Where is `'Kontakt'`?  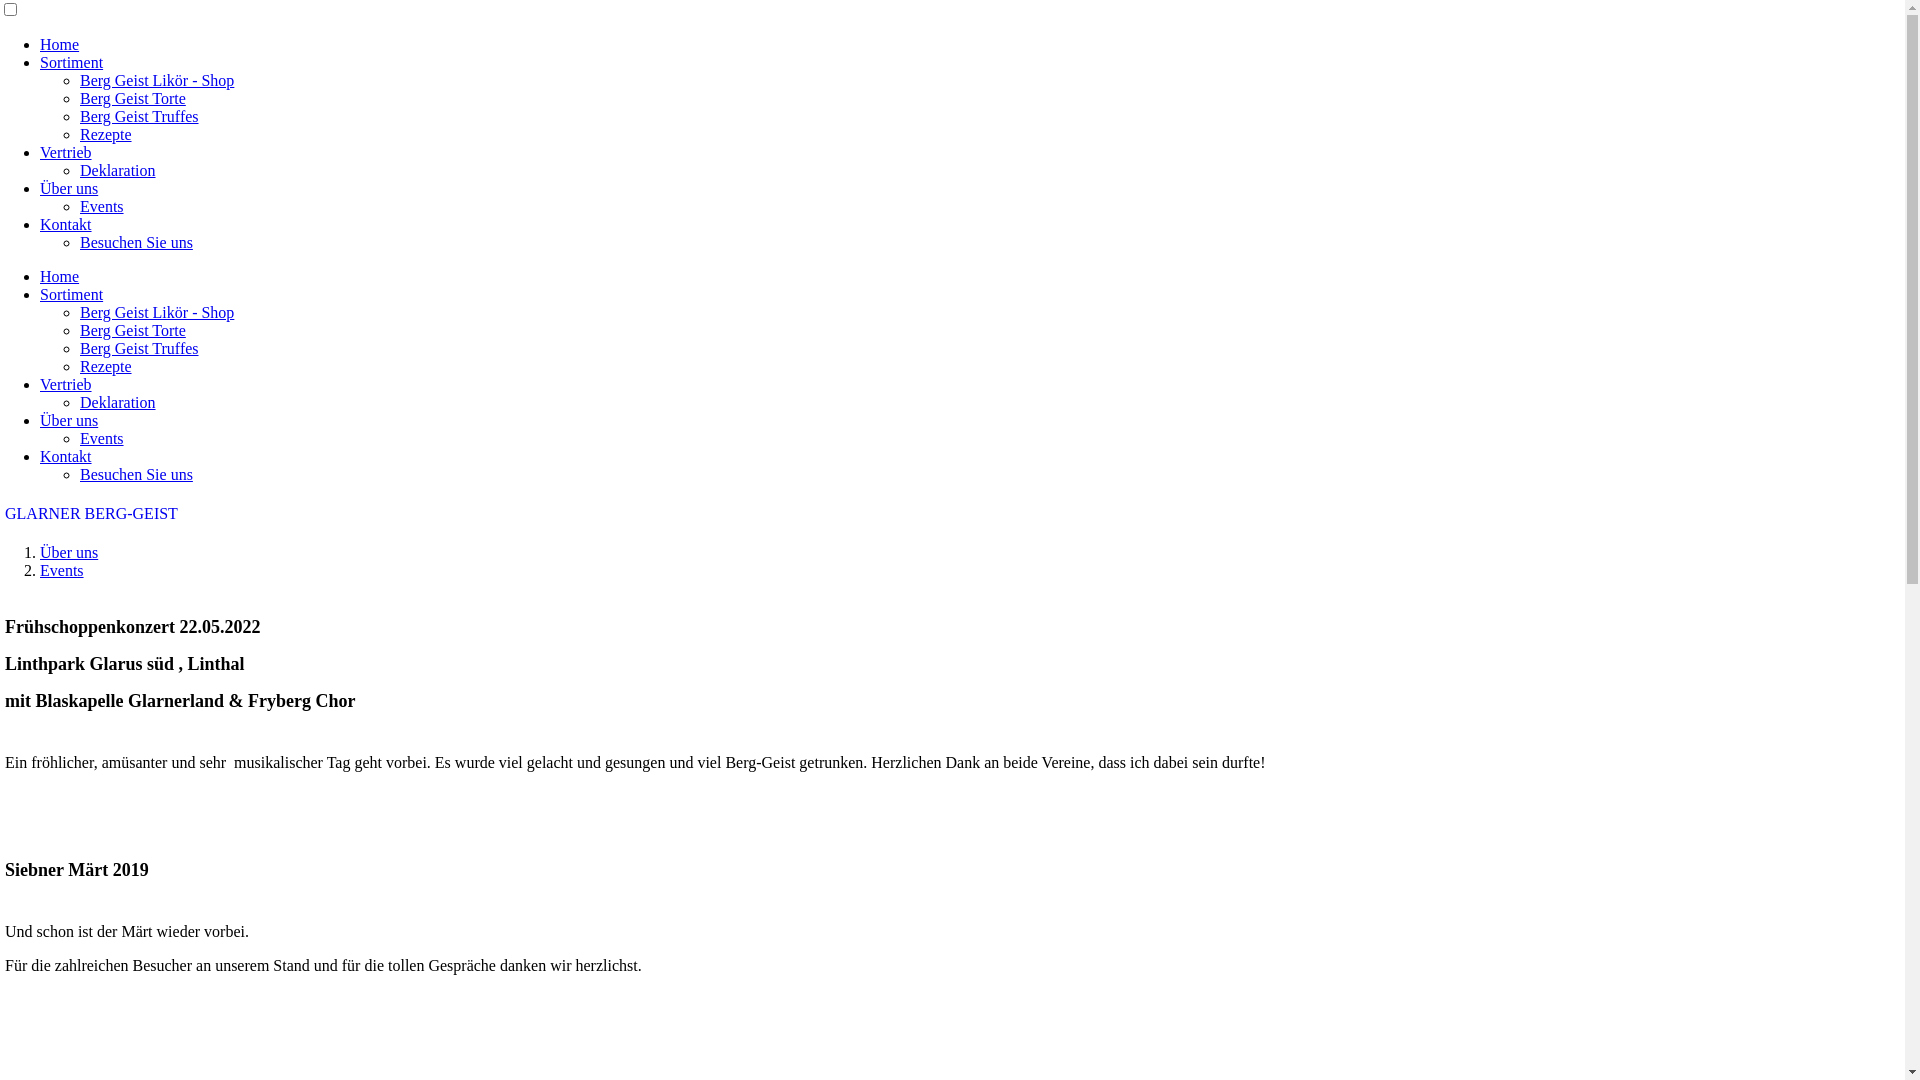
'Kontakt' is located at coordinates (66, 456).